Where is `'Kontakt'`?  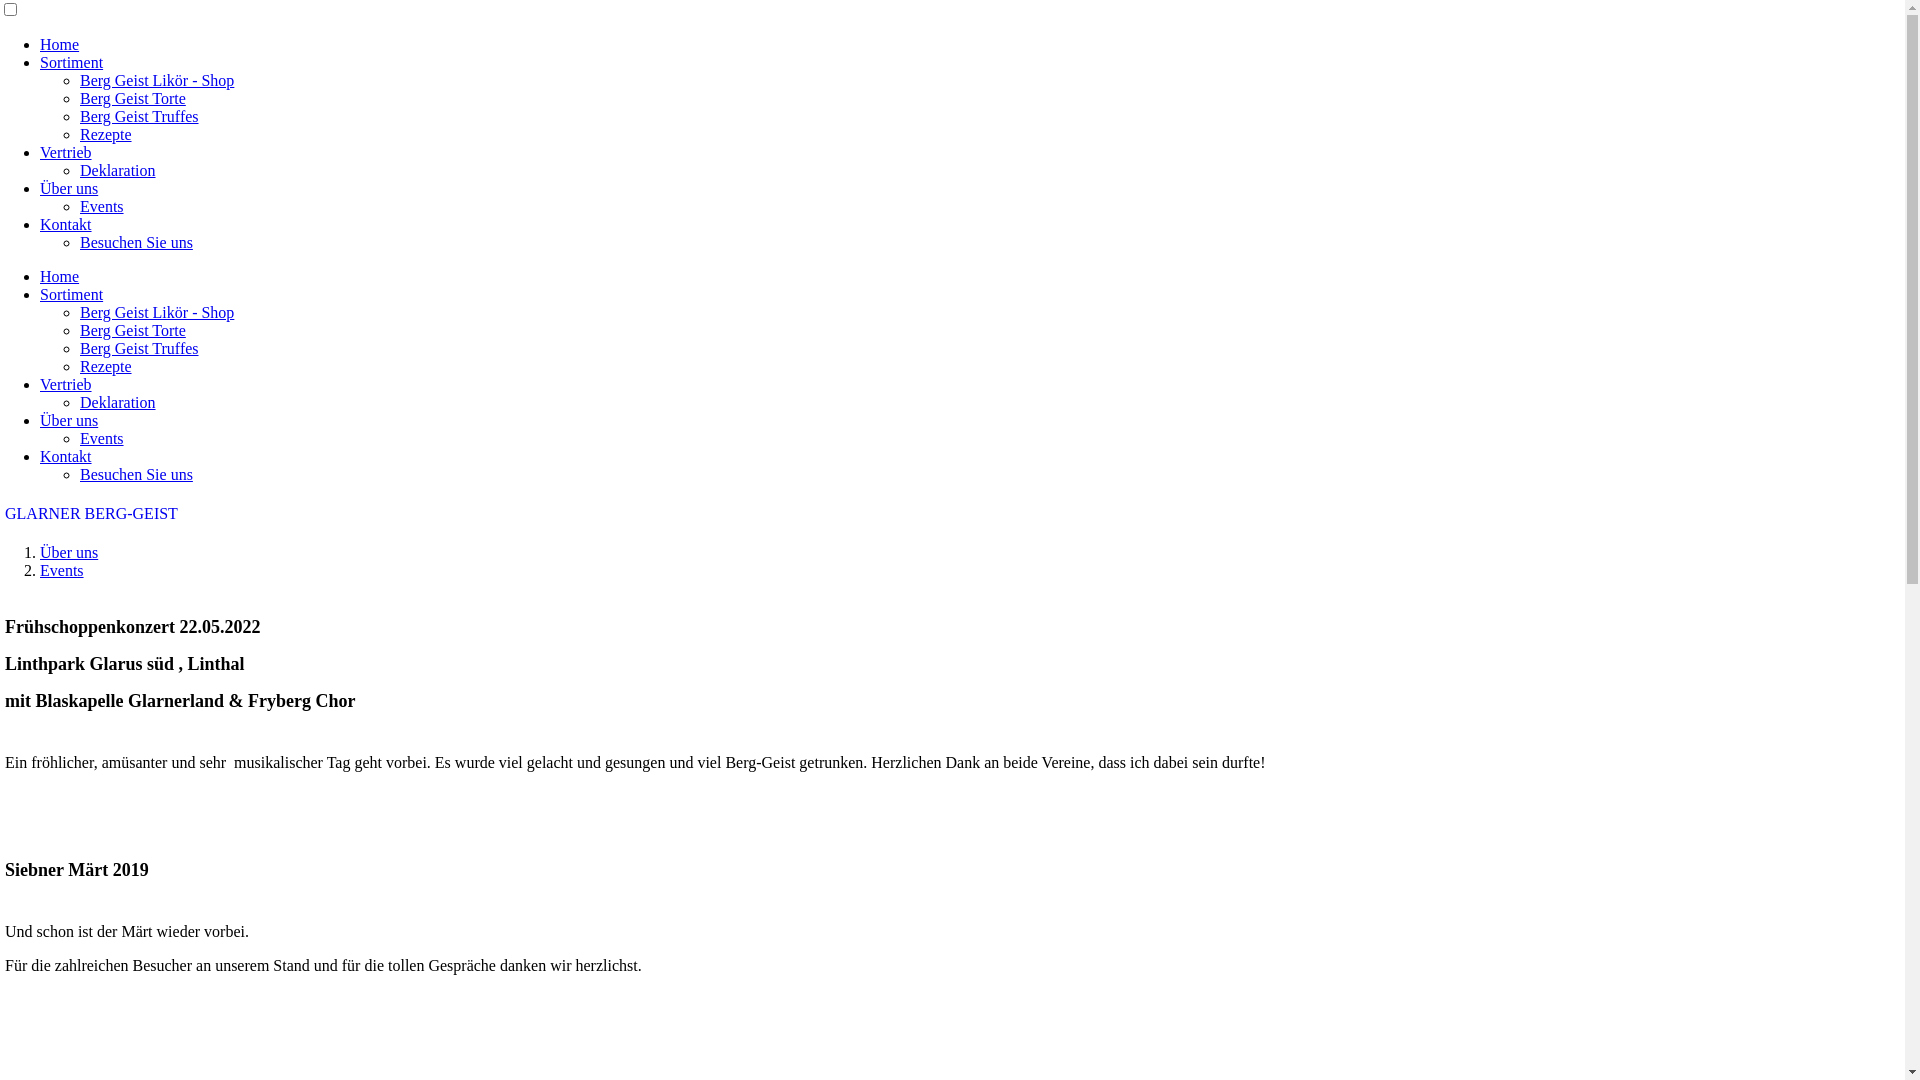
'Kontakt' is located at coordinates (66, 456).